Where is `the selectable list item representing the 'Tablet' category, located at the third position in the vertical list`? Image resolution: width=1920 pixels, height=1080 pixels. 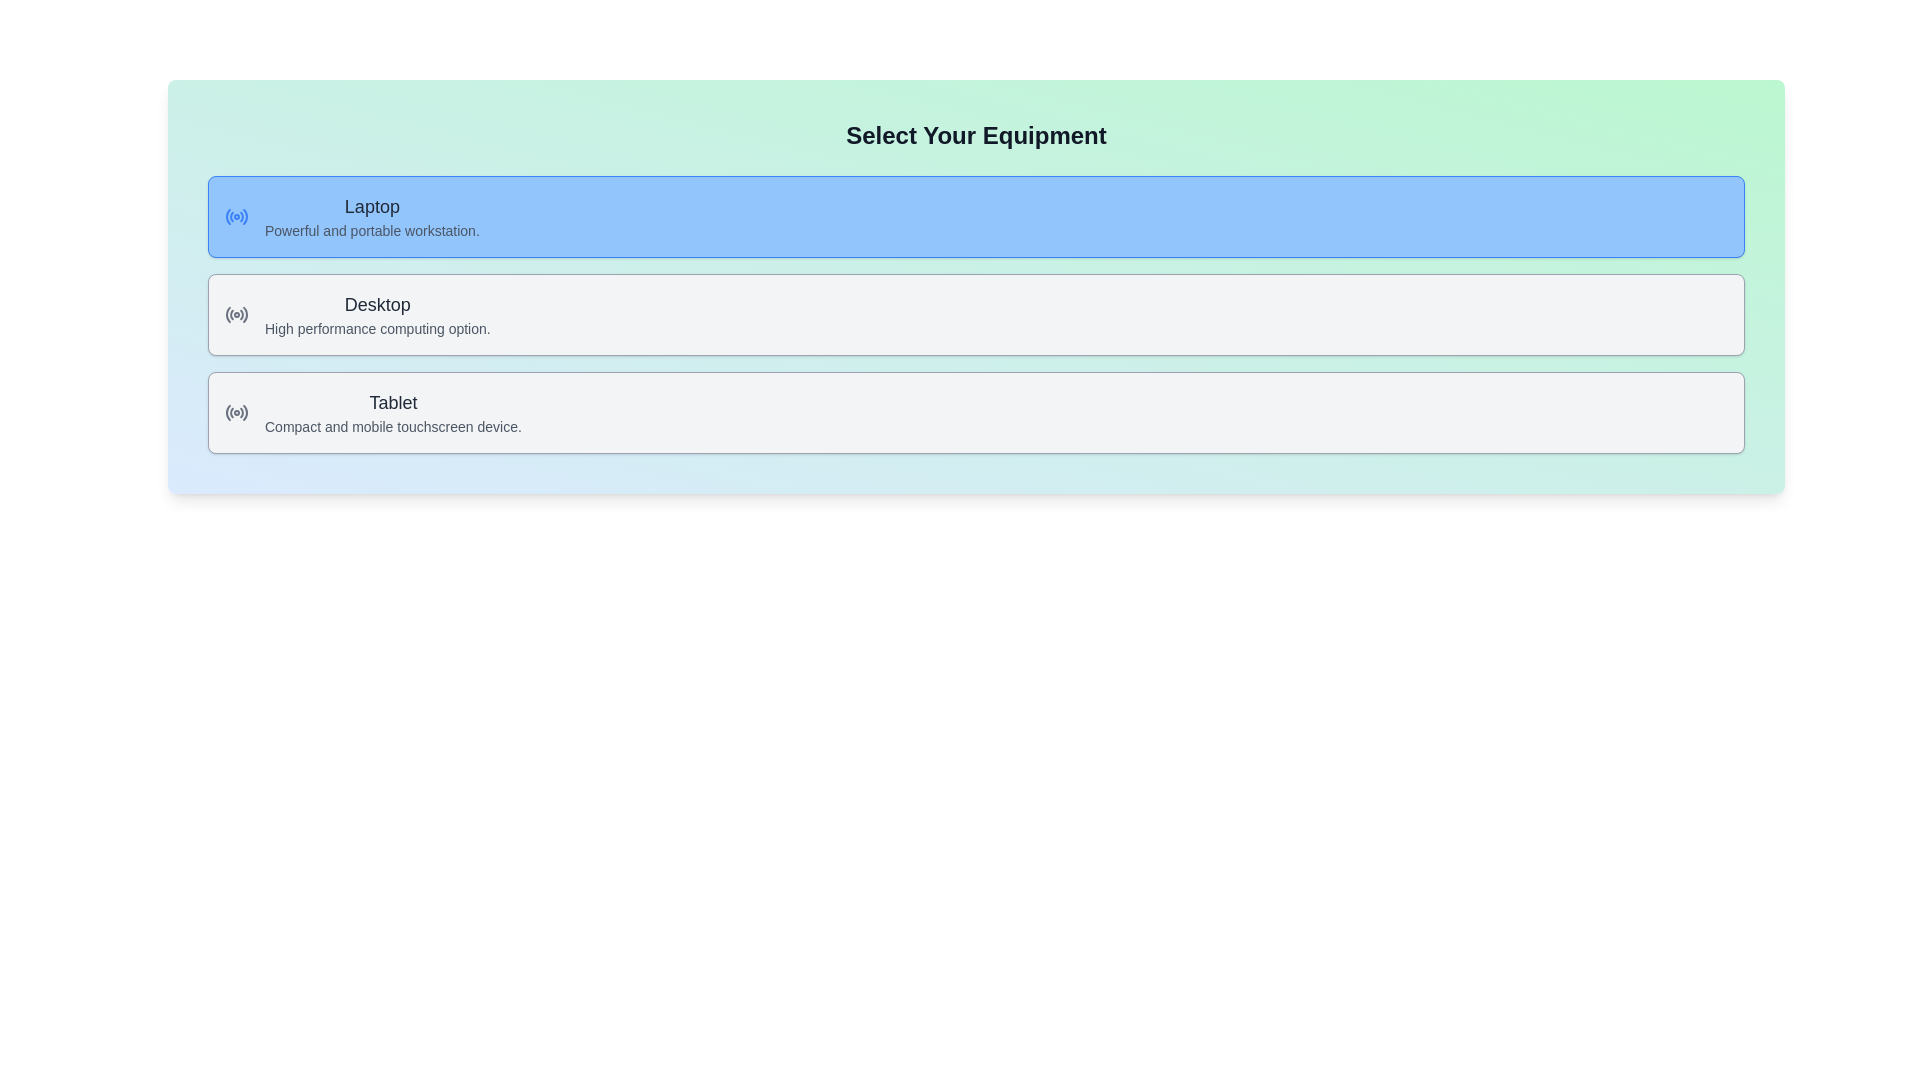 the selectable list item representing the 'Tablet' category, located at the third position in the vertical list is located at coordinates (976, 411).